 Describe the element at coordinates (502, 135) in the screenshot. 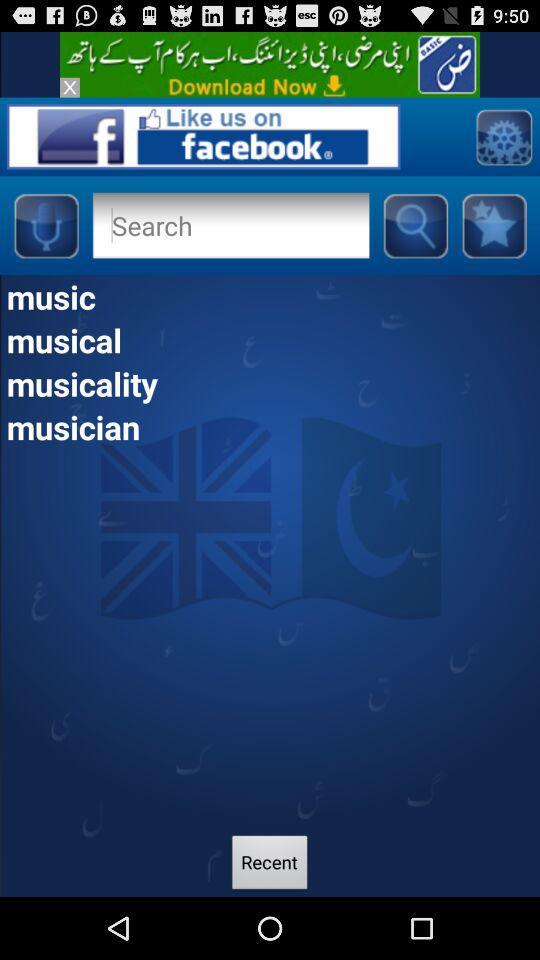

I see `the button is used to open the settings` at that location.